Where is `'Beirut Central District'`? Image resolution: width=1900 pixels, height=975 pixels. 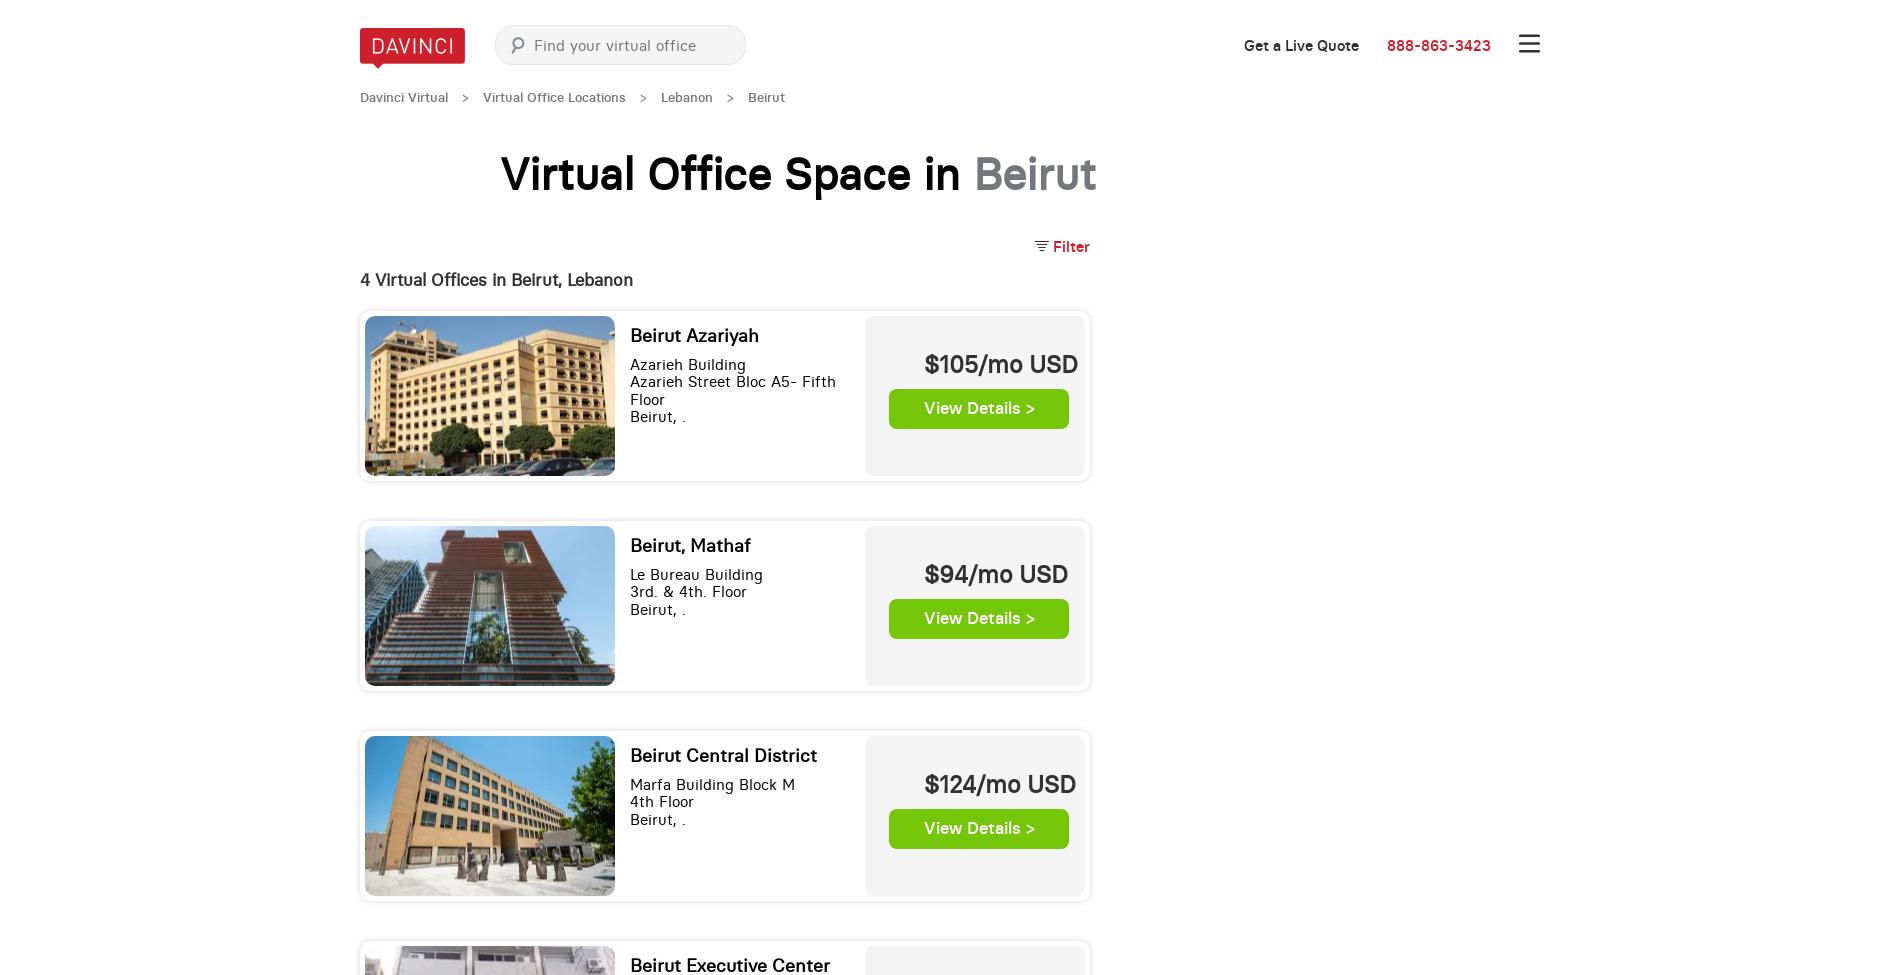
'Beirut Central District' is located at coordinates (721, 754).